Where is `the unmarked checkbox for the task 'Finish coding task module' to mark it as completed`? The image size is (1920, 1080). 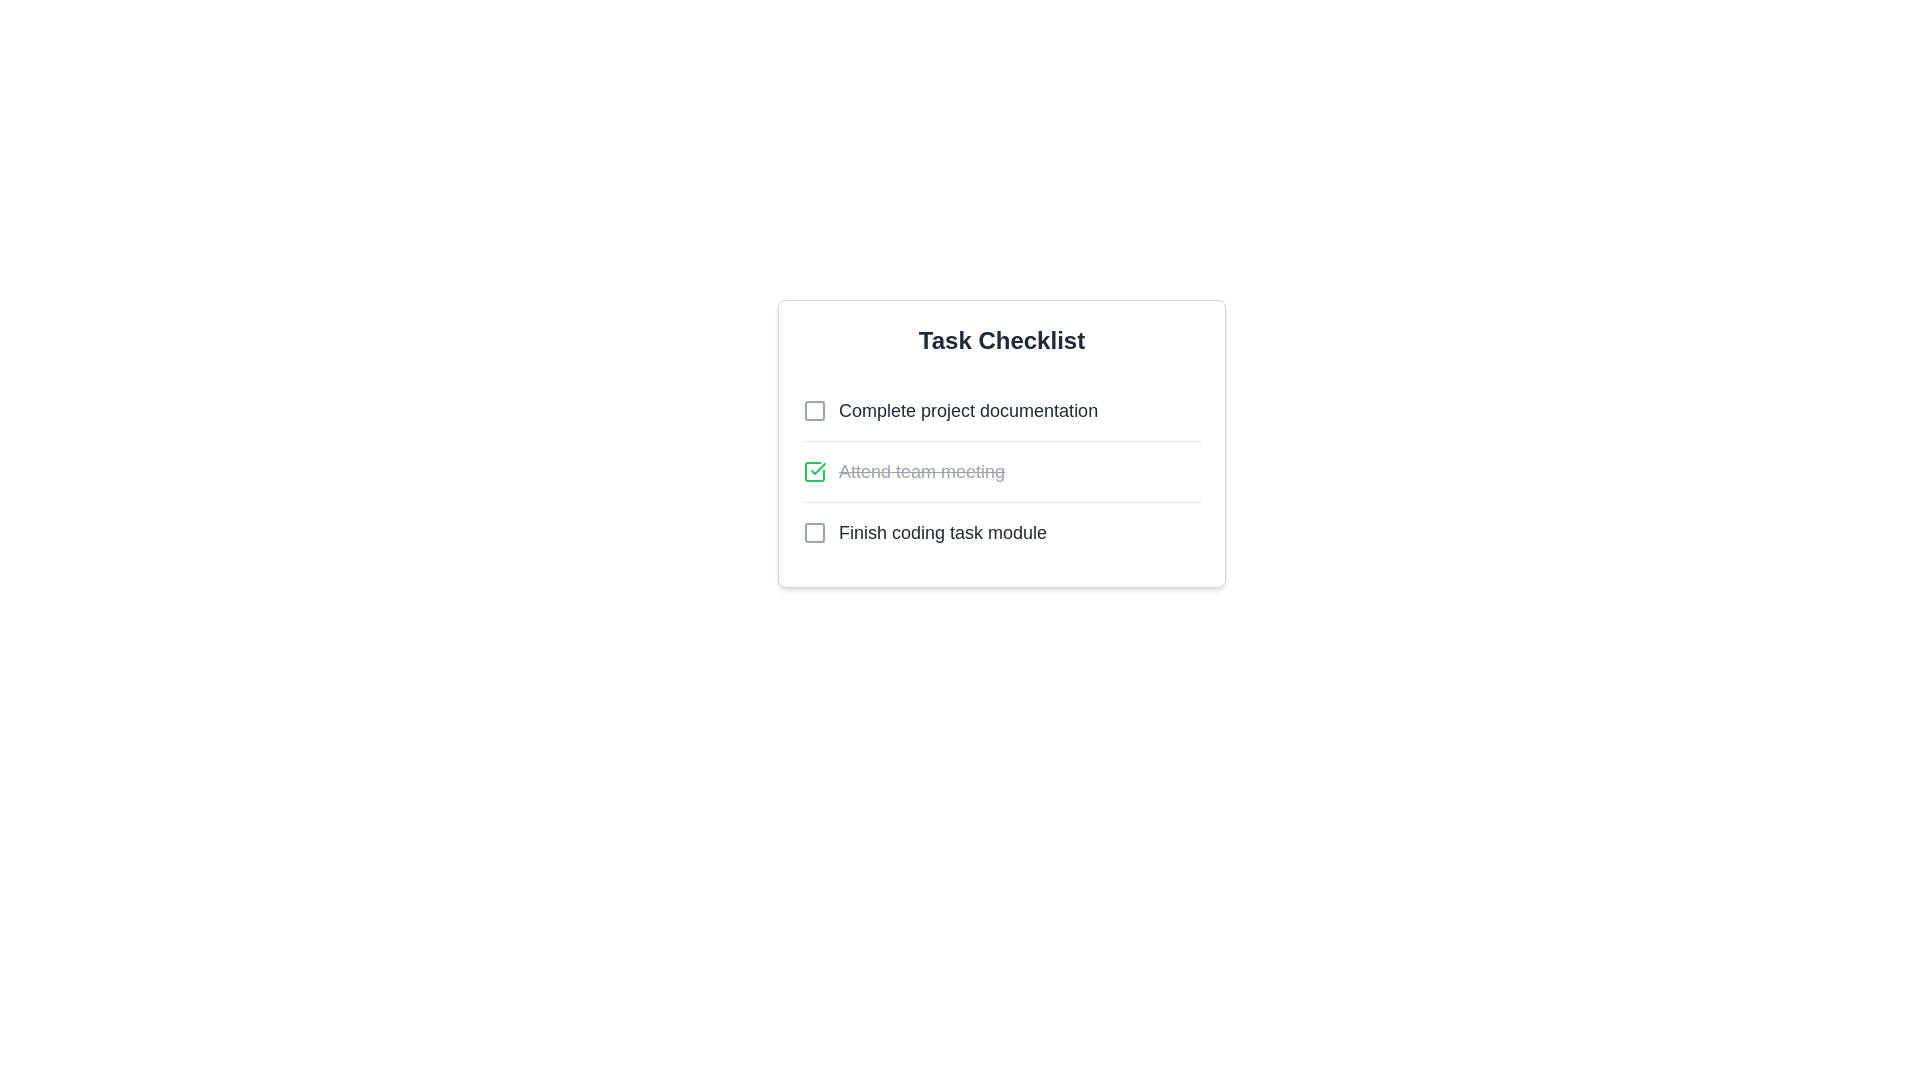
the unmarked checkbox for the task 'Finish coding task module' to mark it as completed is located at coordinates (1002, 531).